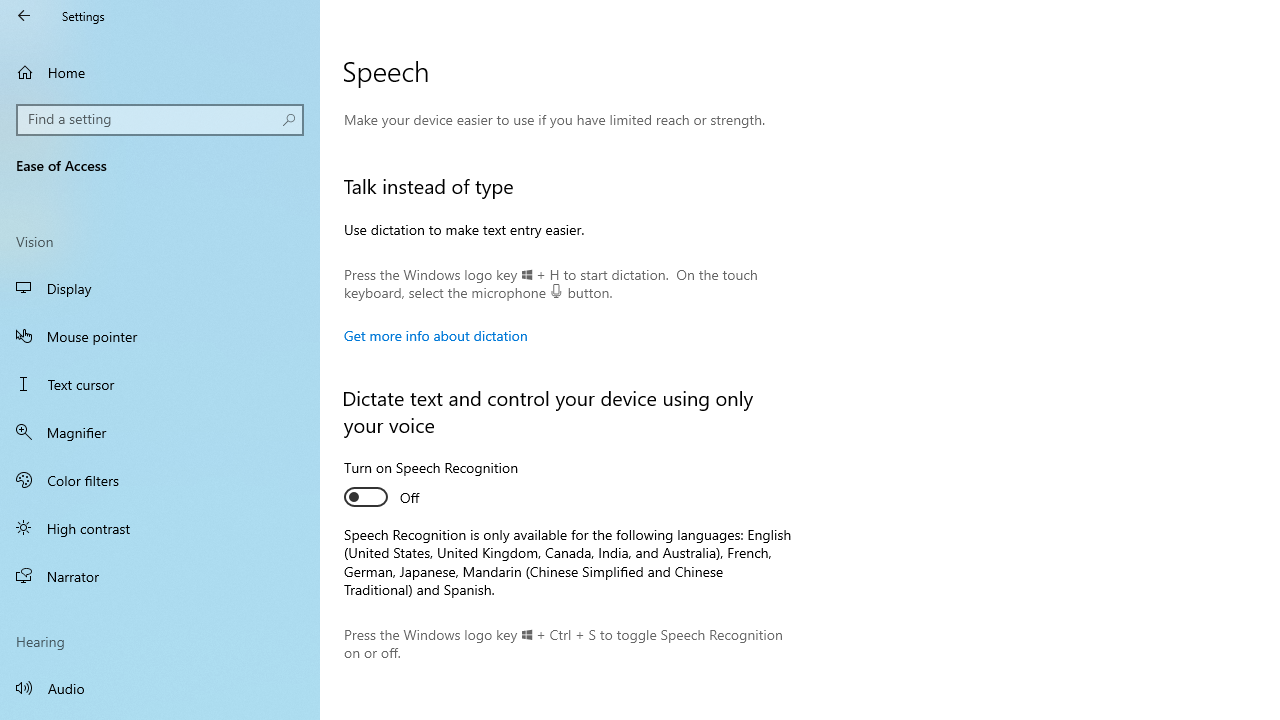 The height and width of the screenshot is (720, 1280). Describe the element at coordinates (160, 431) in the screenshot. I see `'Magnifier'` at that location.